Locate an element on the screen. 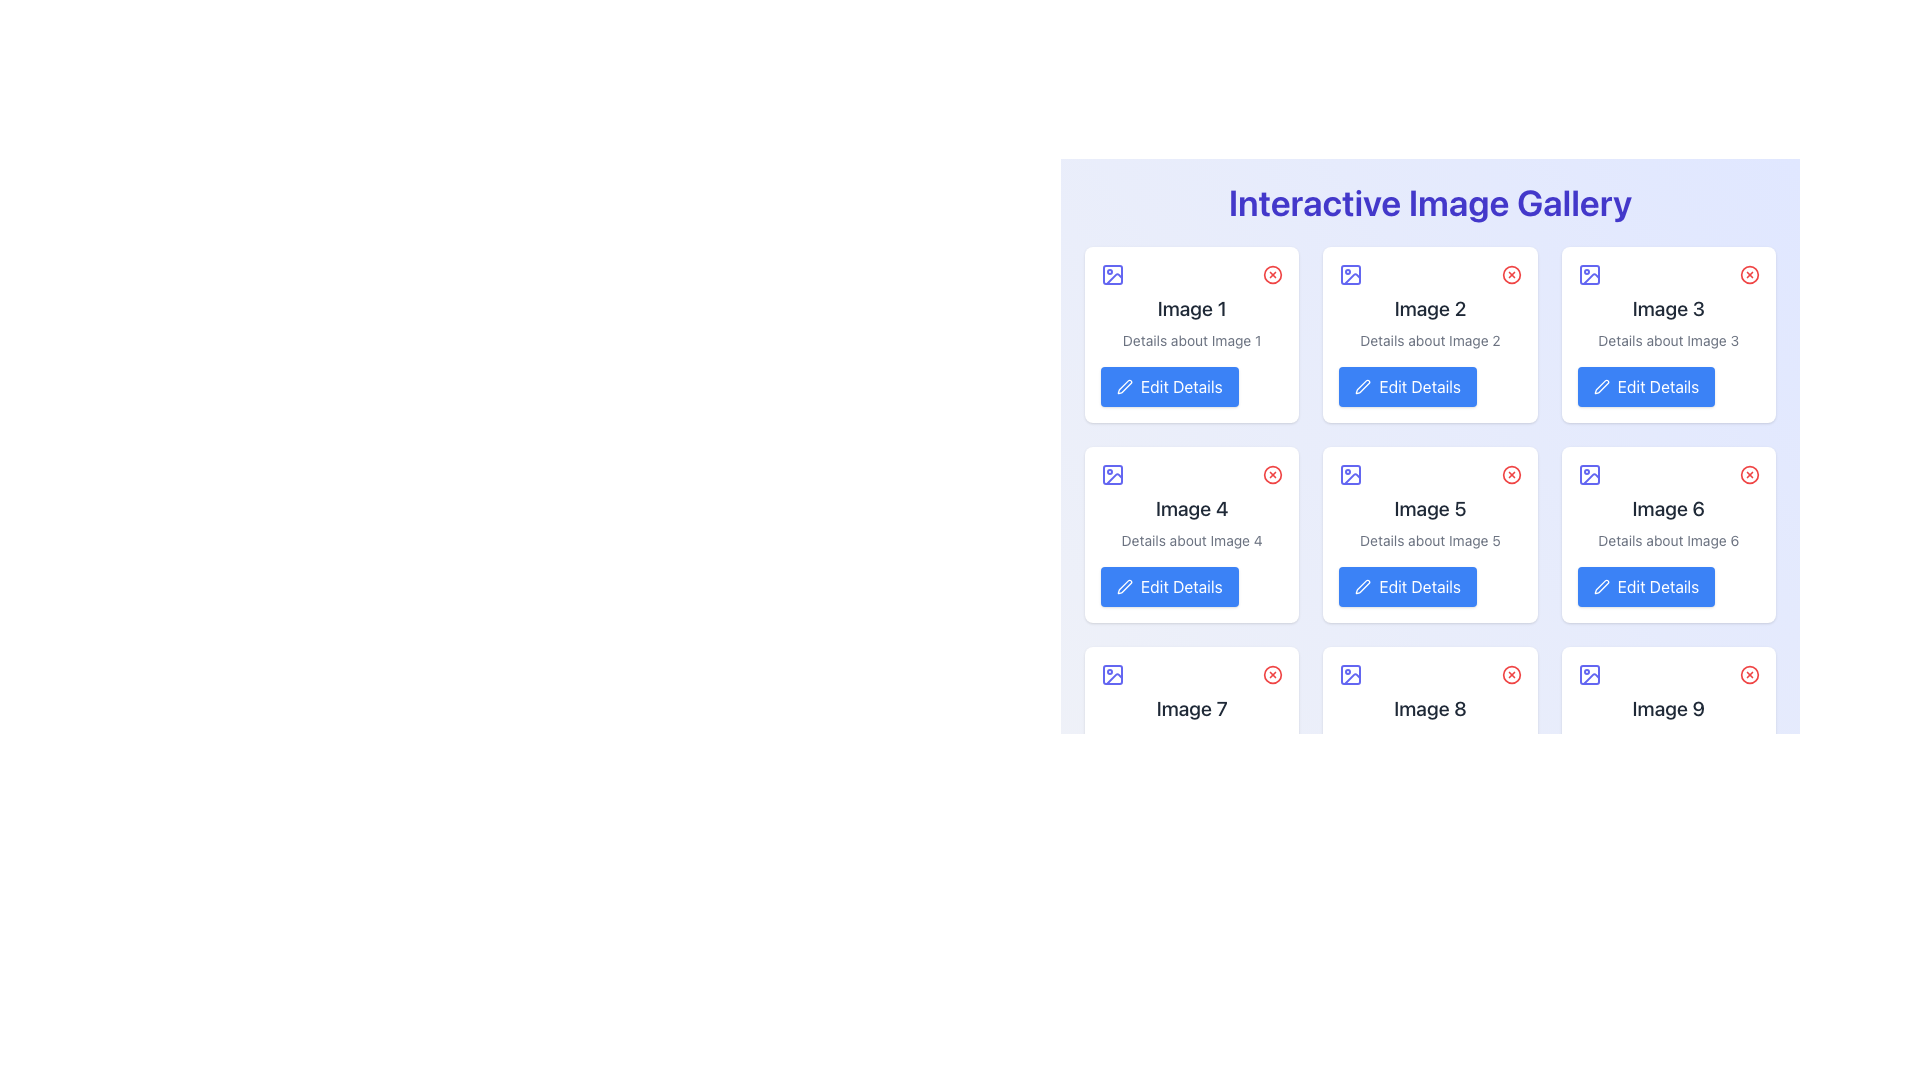 The height and width of the screenshot is (1080, 1920). the interactive button for editing details related to 'Image 5' by clicking it is located at coordinates (1406, 585).